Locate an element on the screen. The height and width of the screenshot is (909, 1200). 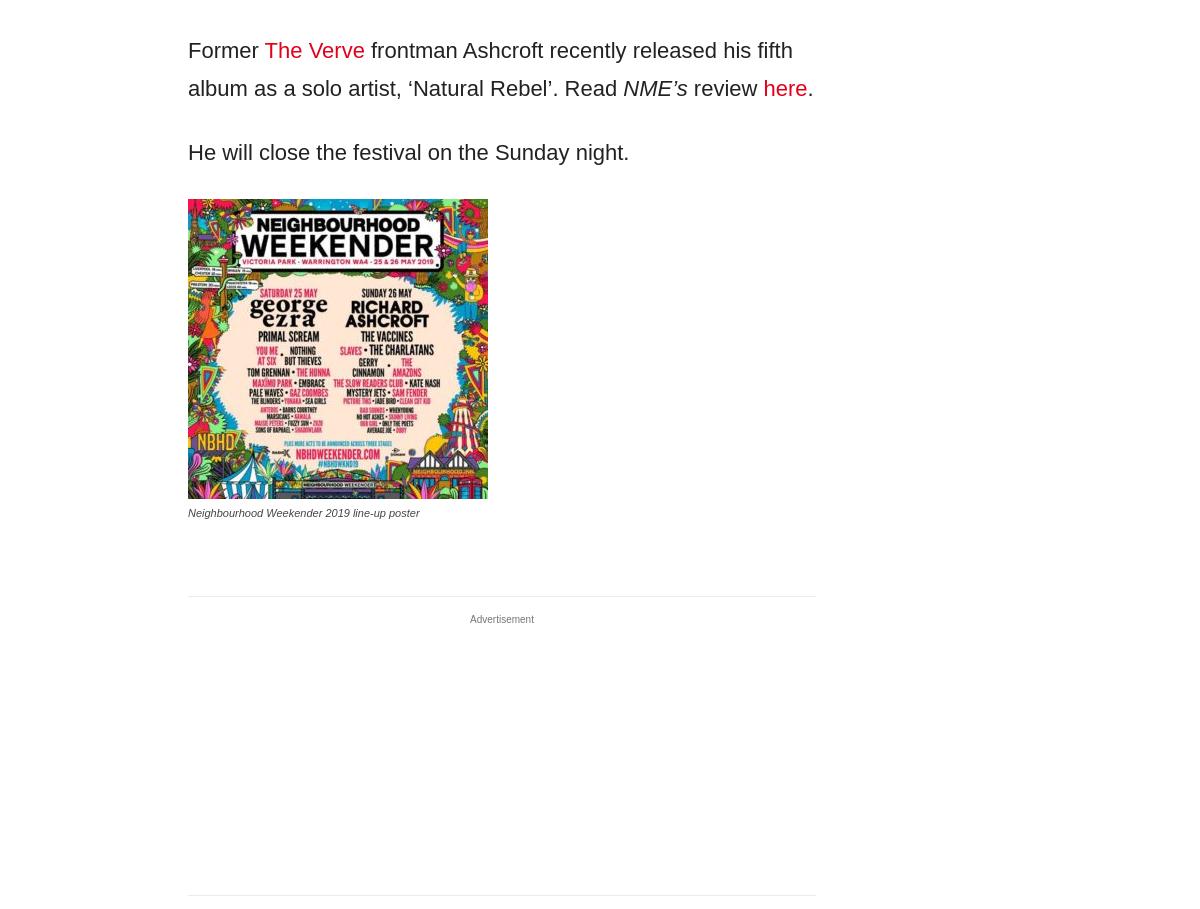
'review' is located at coordinates (725, 87).